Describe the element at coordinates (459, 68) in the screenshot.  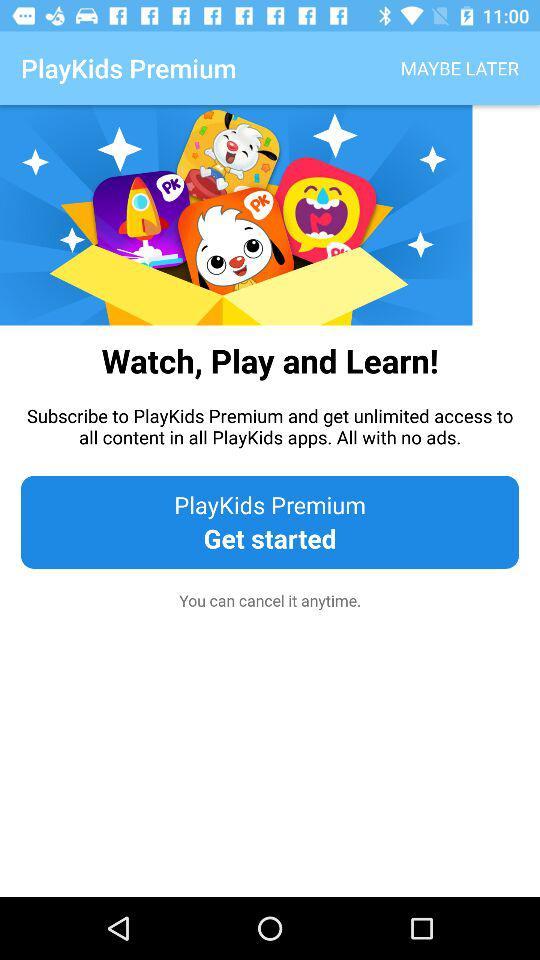
I see `icon at the top right corner` at that location.